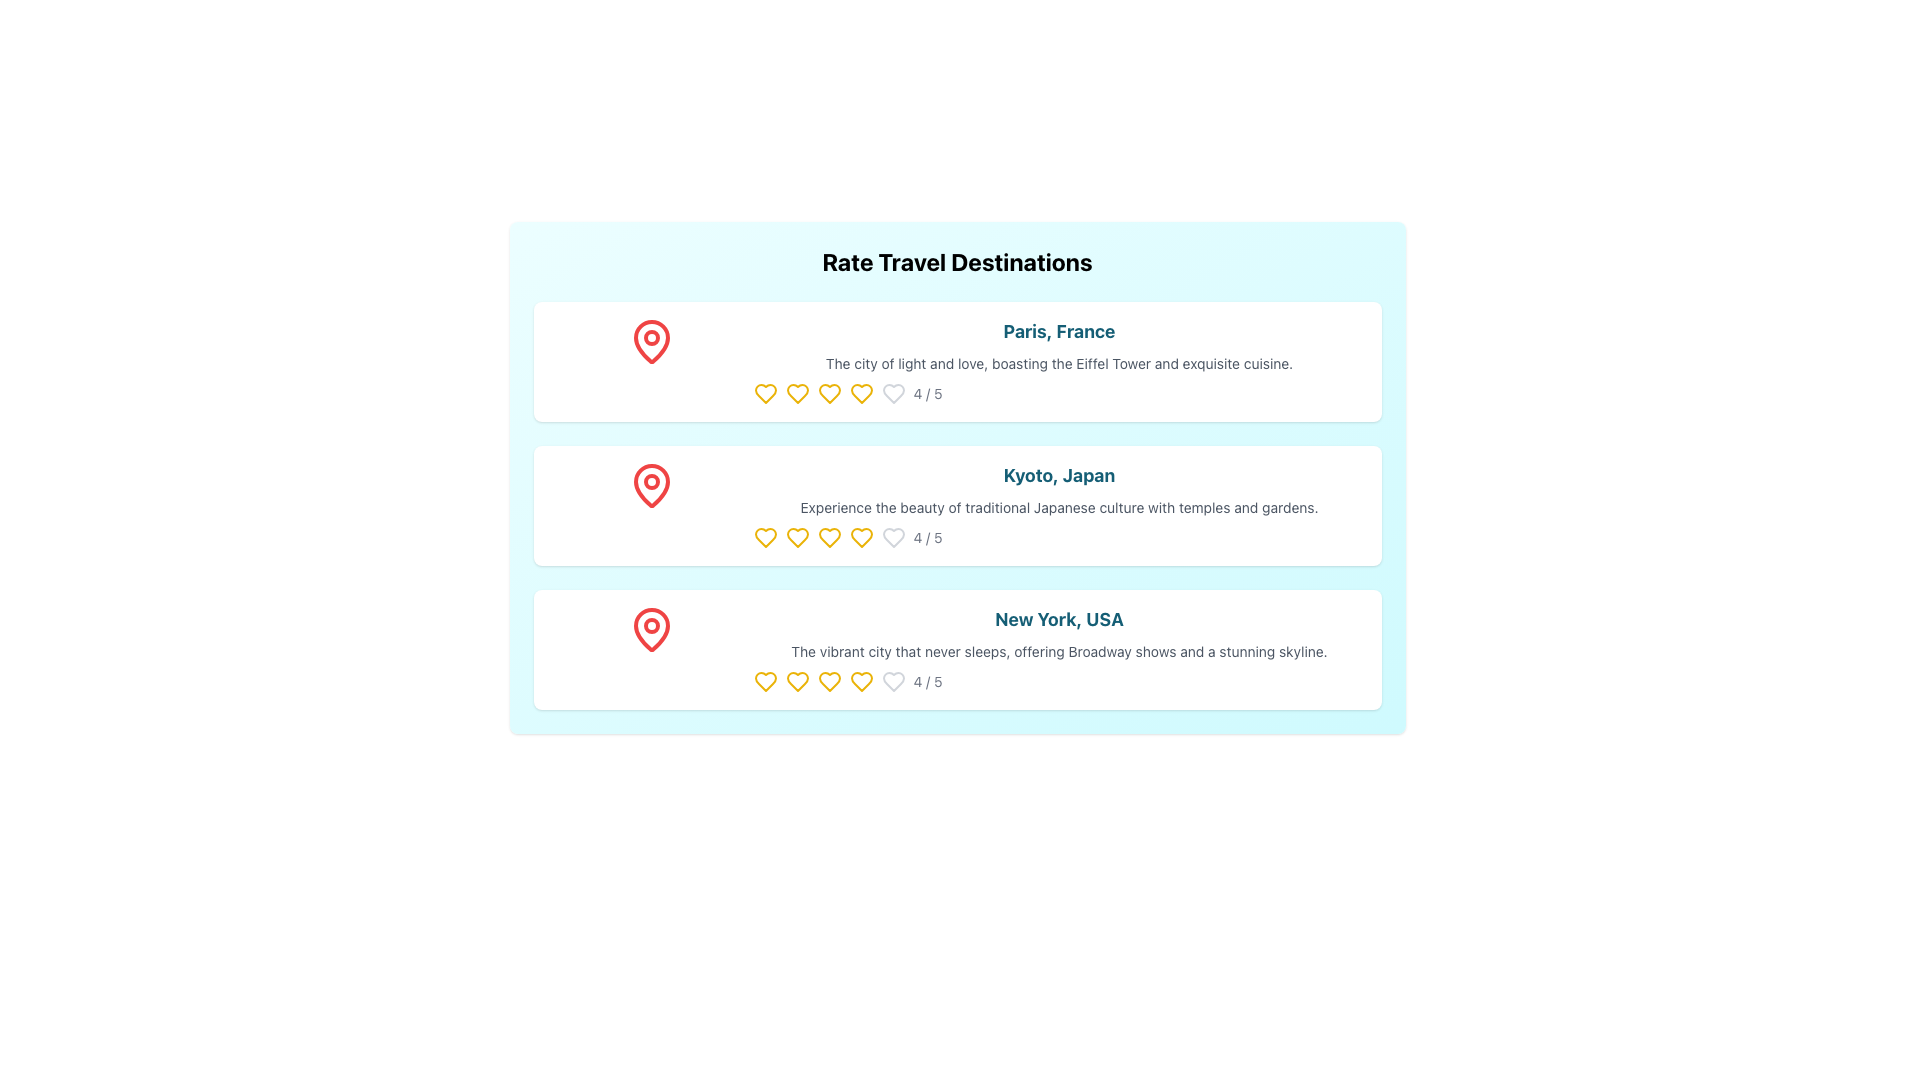 The image size is (1920, 1080). What do you see at coordinates (861, 393) in the screenshot?
I see `the fourth heart-shaped icon in the rating component for 'Paris, France' to observe styling changes` at bounding box center [861, 393].